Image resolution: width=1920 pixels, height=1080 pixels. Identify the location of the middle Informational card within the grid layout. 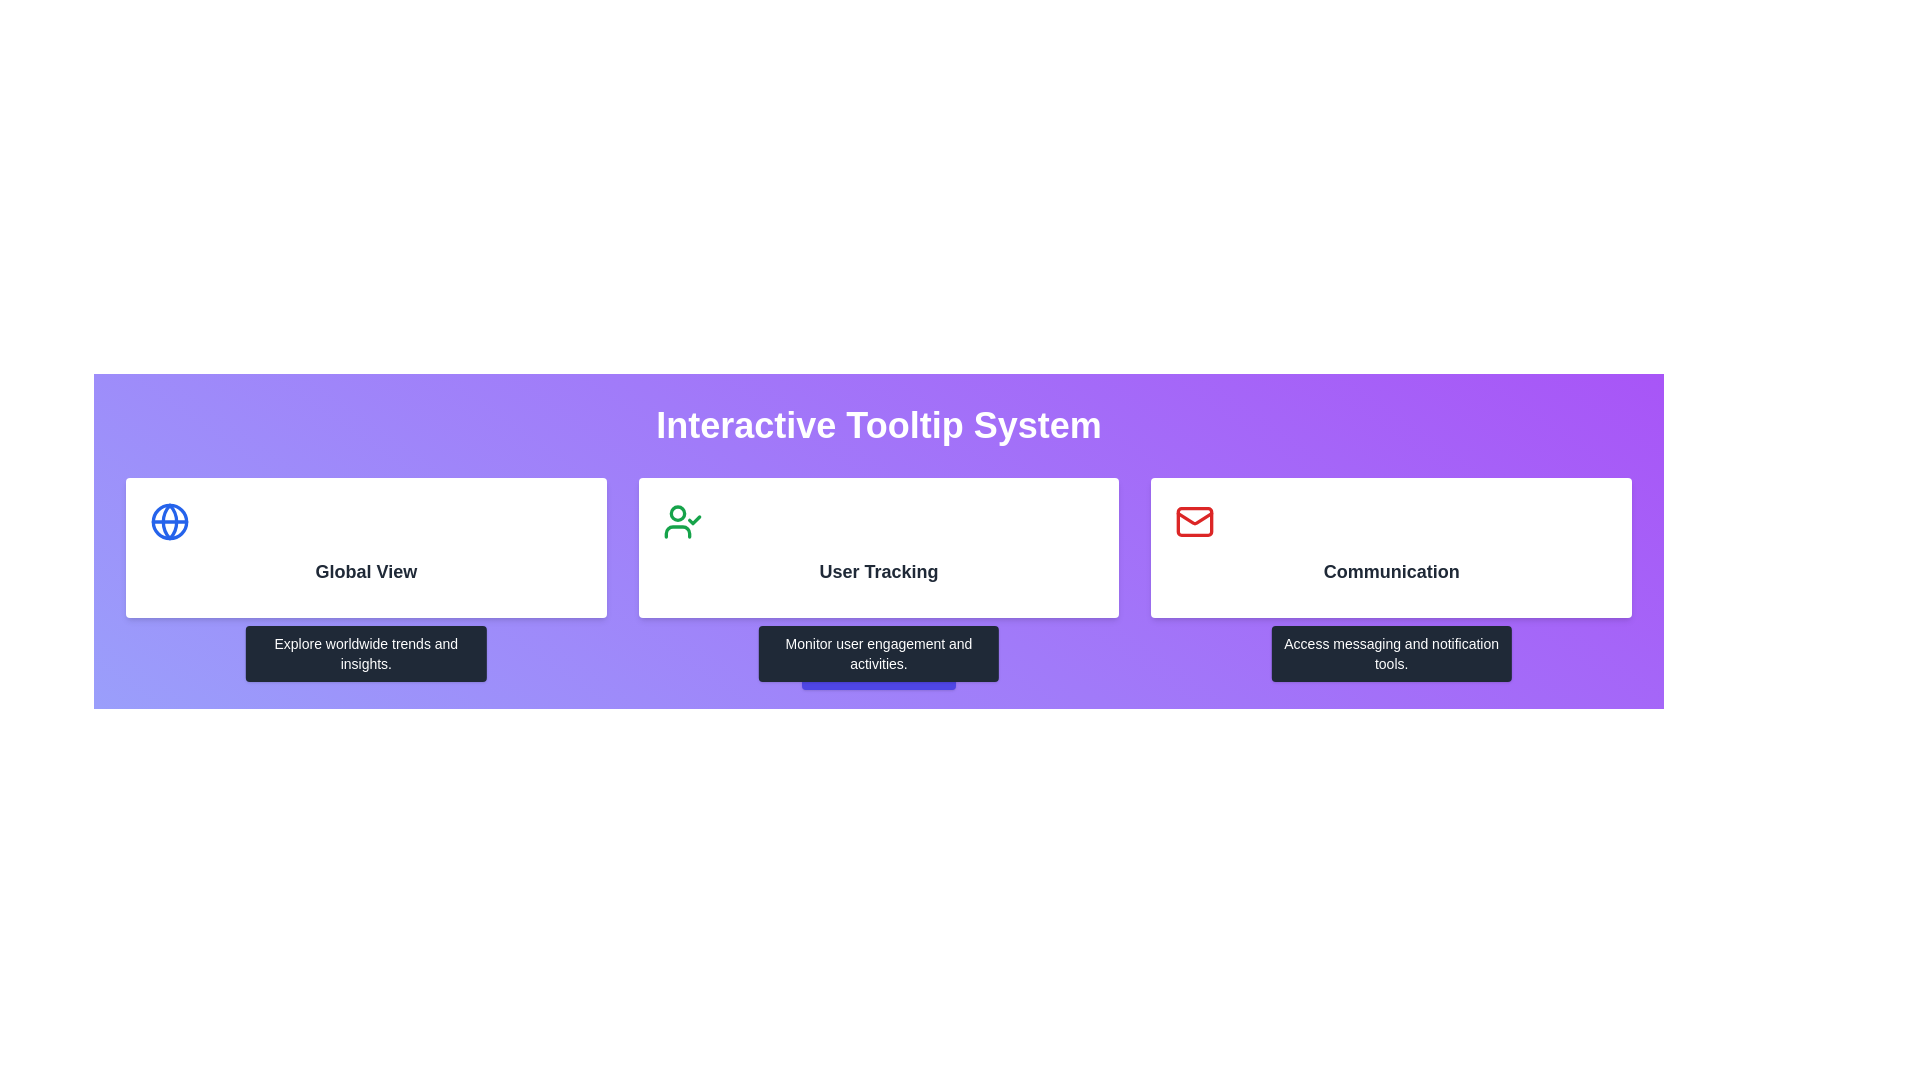
(878, 547).